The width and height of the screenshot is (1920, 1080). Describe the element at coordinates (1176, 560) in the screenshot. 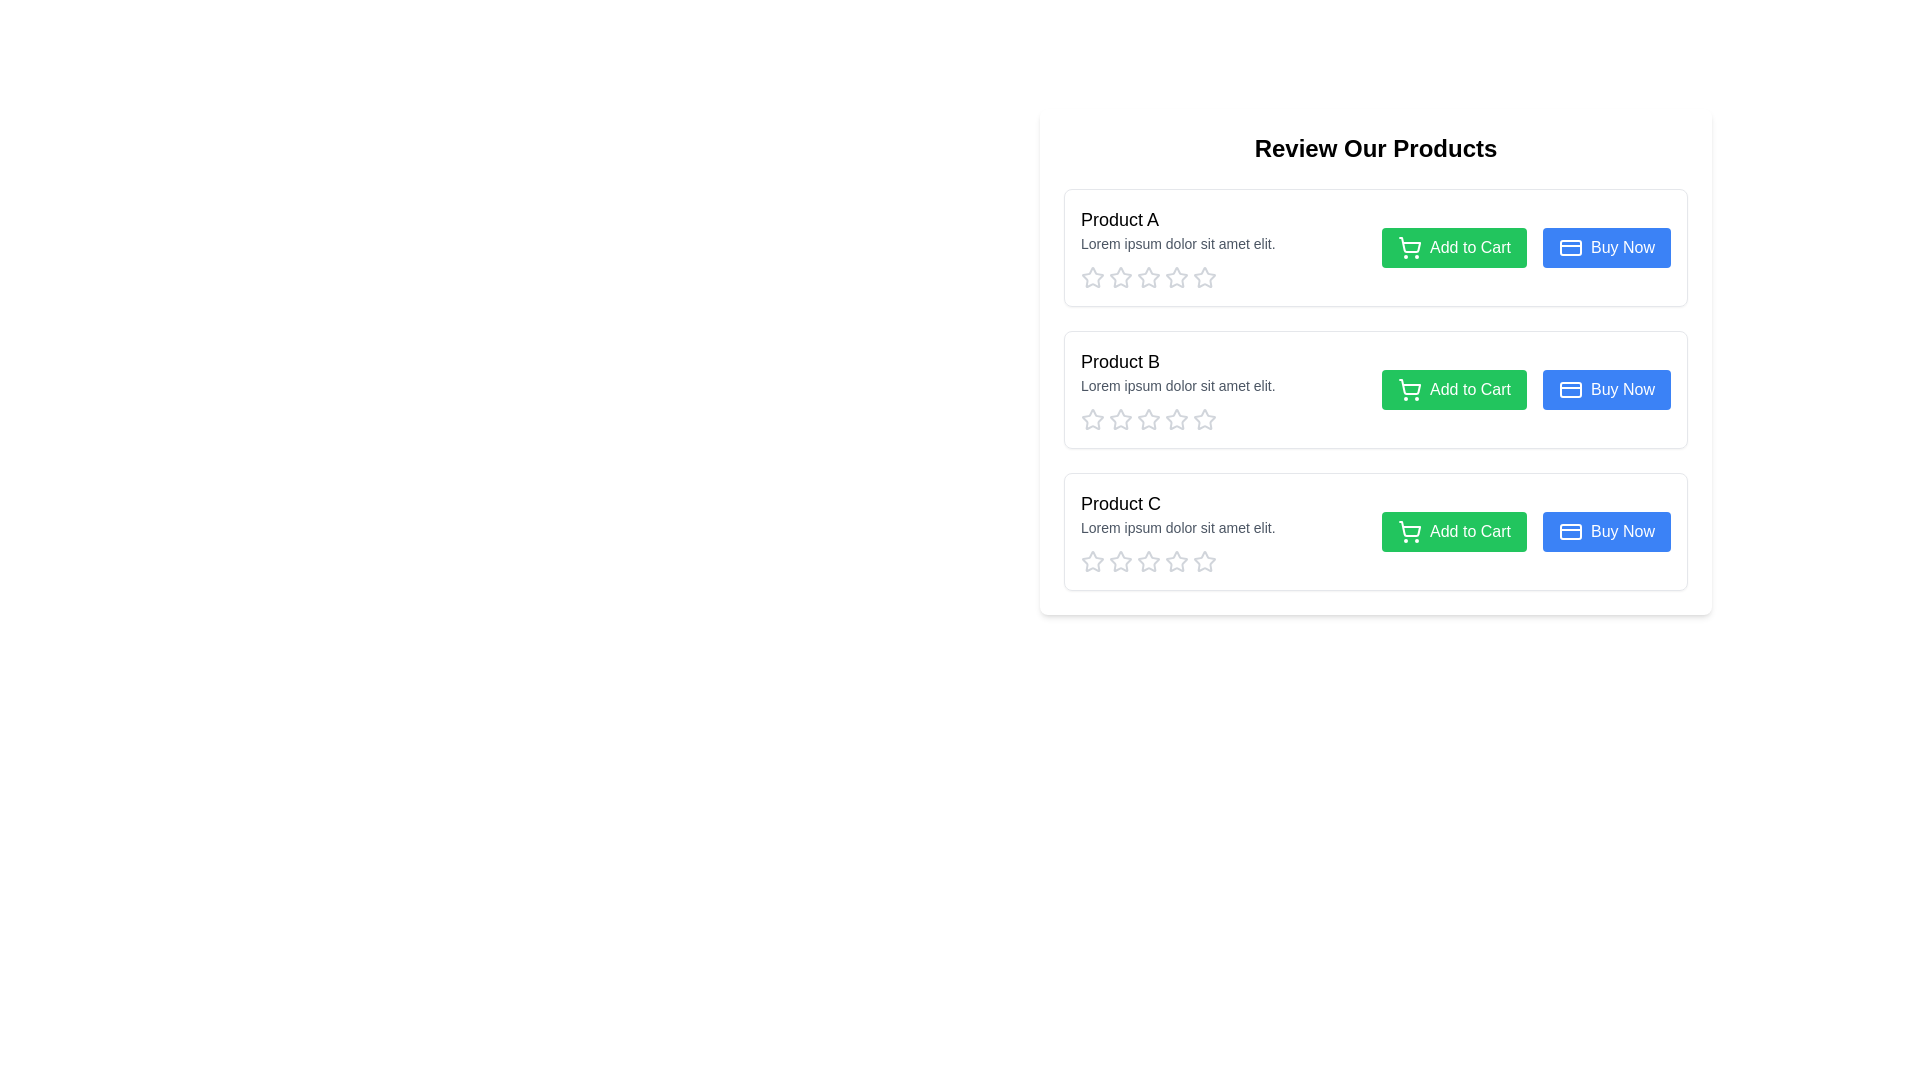

I see `the third hollow star icon in the product rating system for 'Product C' to rate it` at that location.